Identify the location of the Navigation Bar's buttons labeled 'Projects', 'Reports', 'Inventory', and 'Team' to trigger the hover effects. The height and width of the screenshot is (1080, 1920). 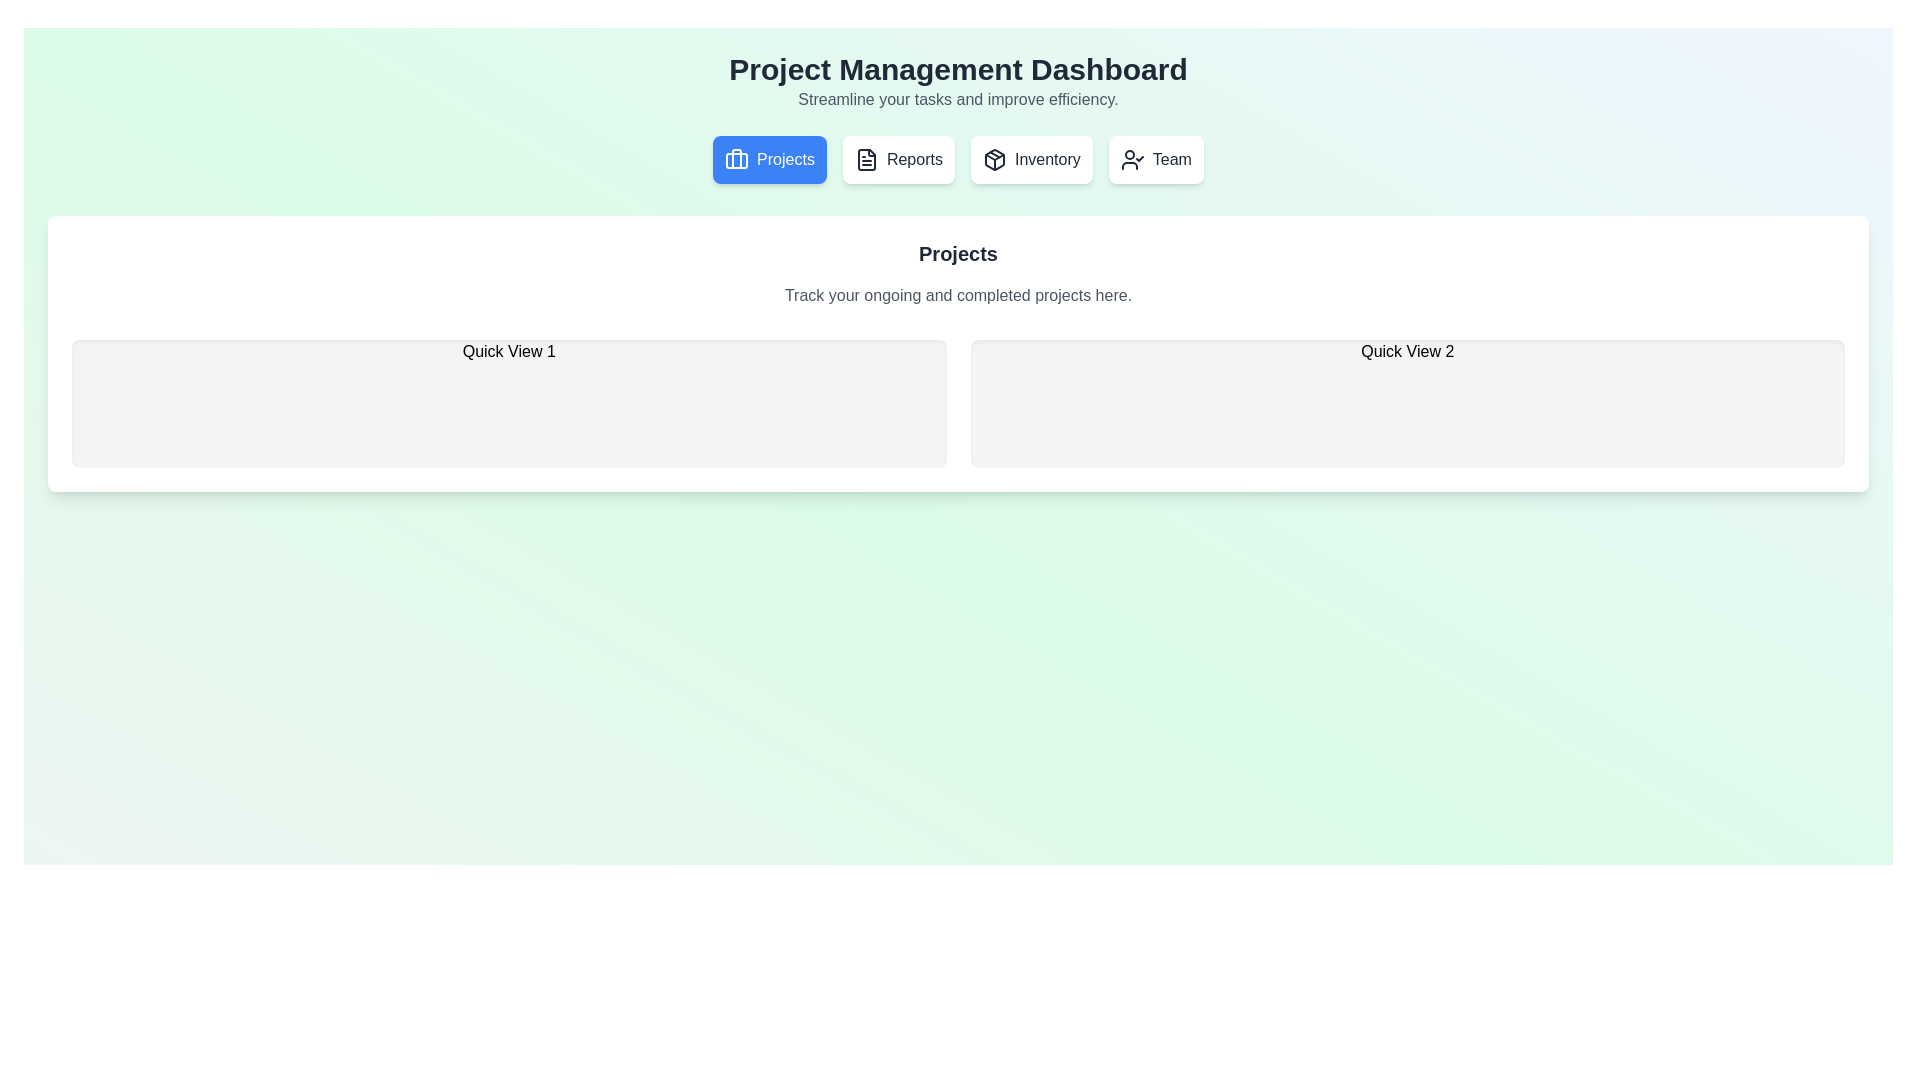
(957, 158).